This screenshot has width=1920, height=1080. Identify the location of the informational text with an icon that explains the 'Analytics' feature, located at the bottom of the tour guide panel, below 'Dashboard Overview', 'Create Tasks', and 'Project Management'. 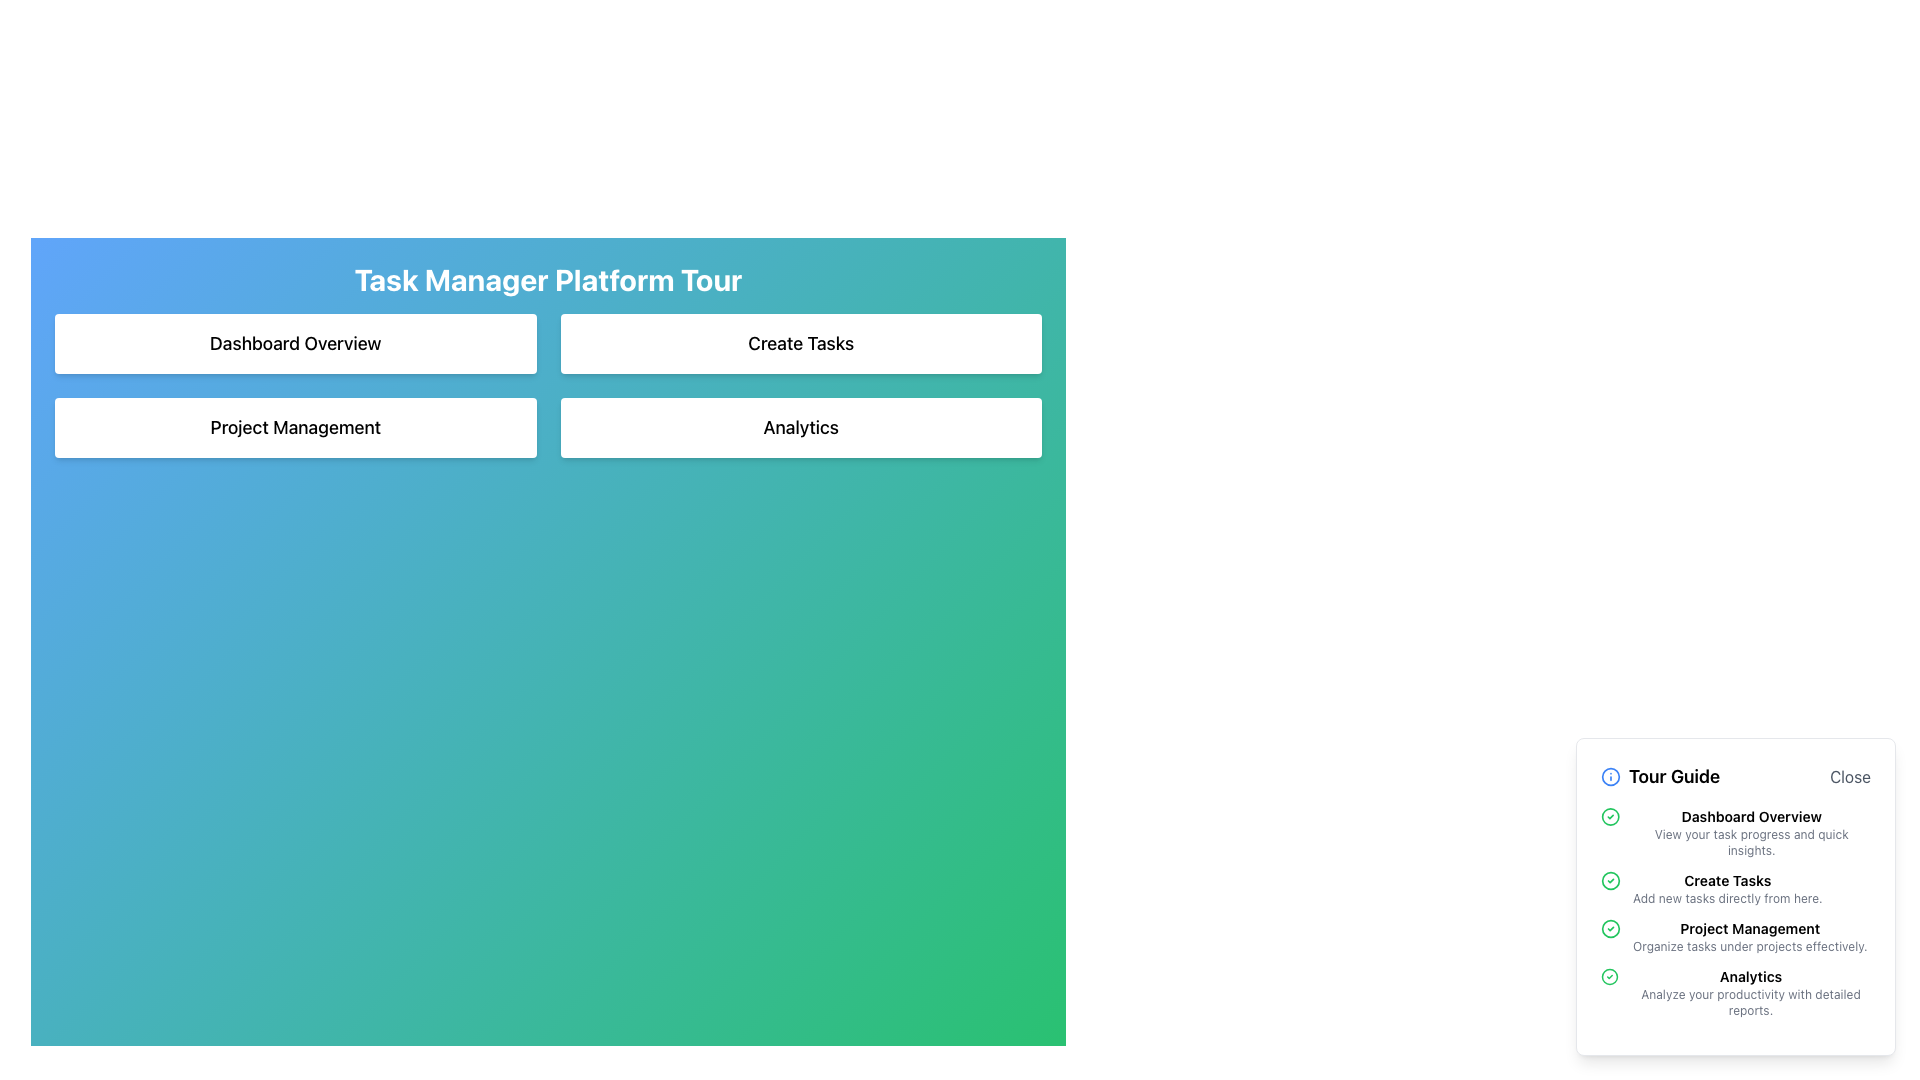
(1735, 992).